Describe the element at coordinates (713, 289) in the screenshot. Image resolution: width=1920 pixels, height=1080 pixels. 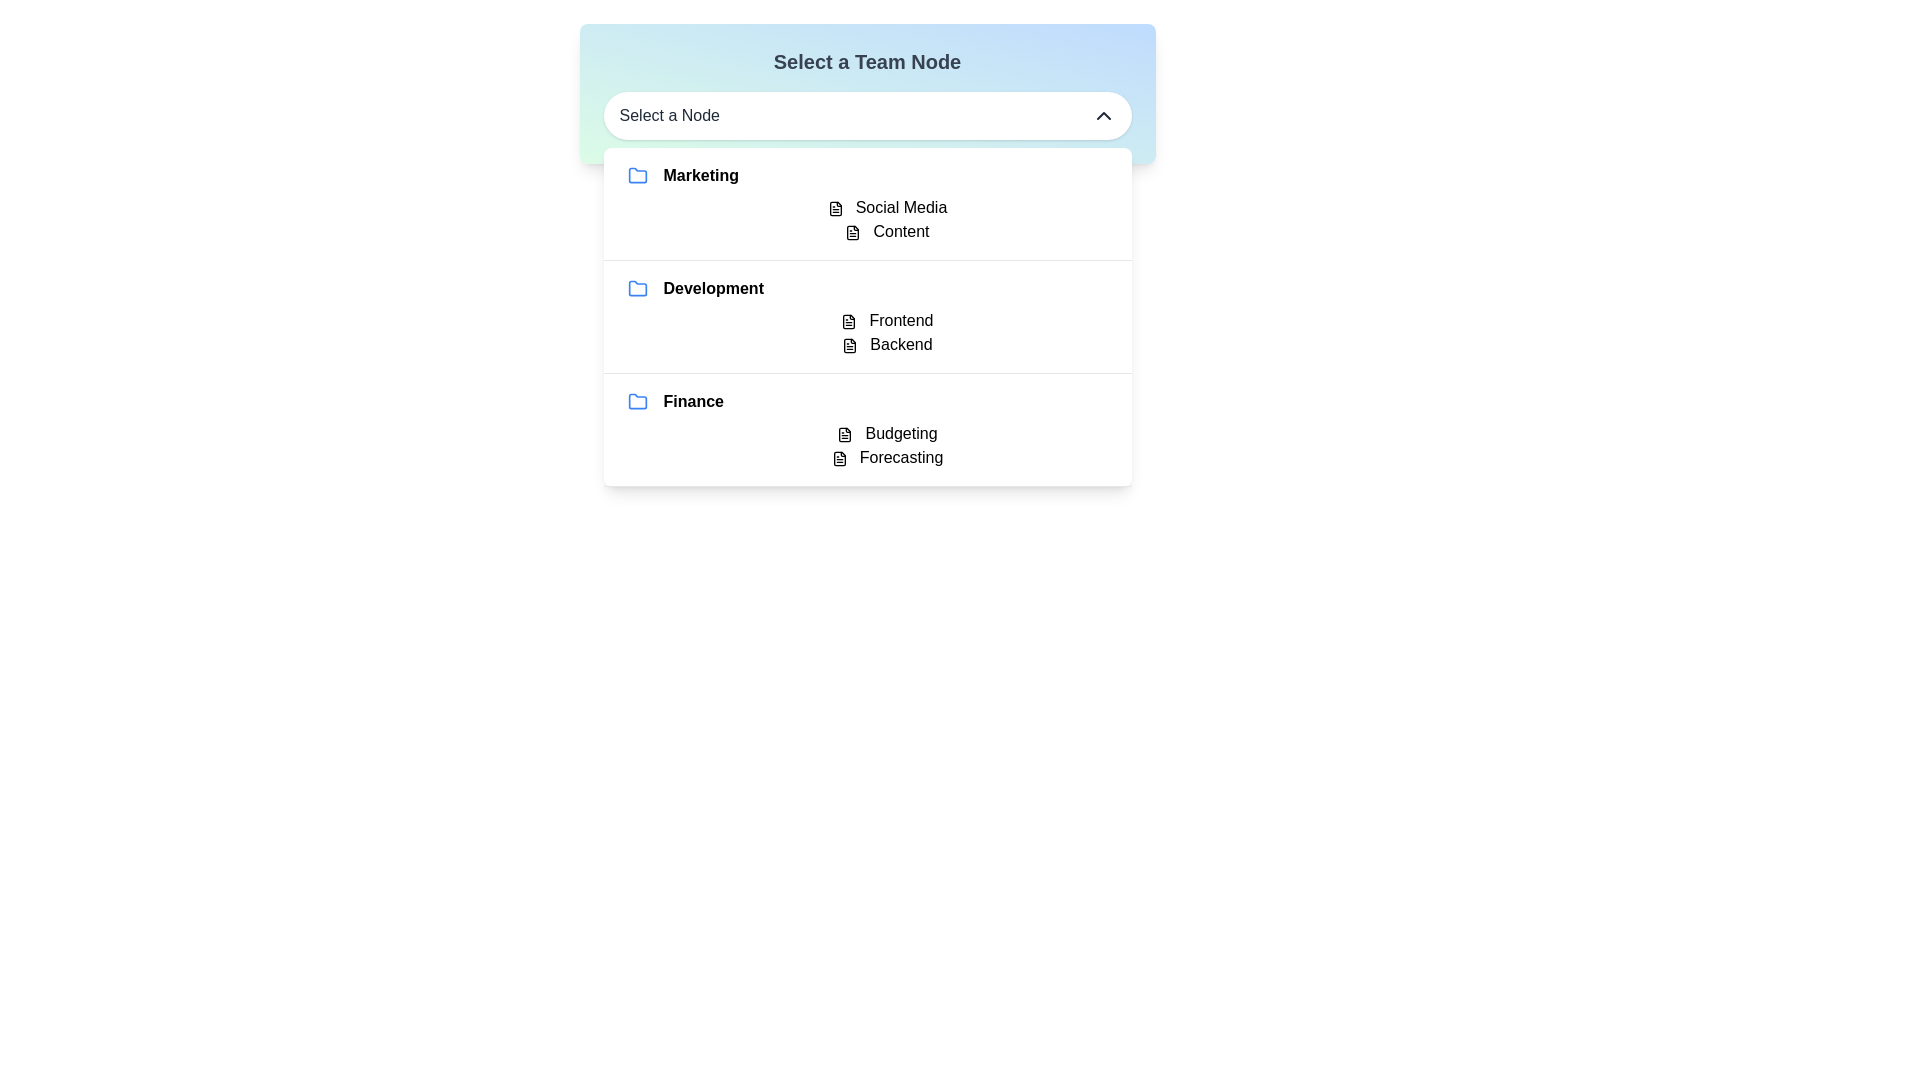
I see `the static text label that serves as a category or node description, positioned centrally between a folder icon and the rest of the layout` at that location.